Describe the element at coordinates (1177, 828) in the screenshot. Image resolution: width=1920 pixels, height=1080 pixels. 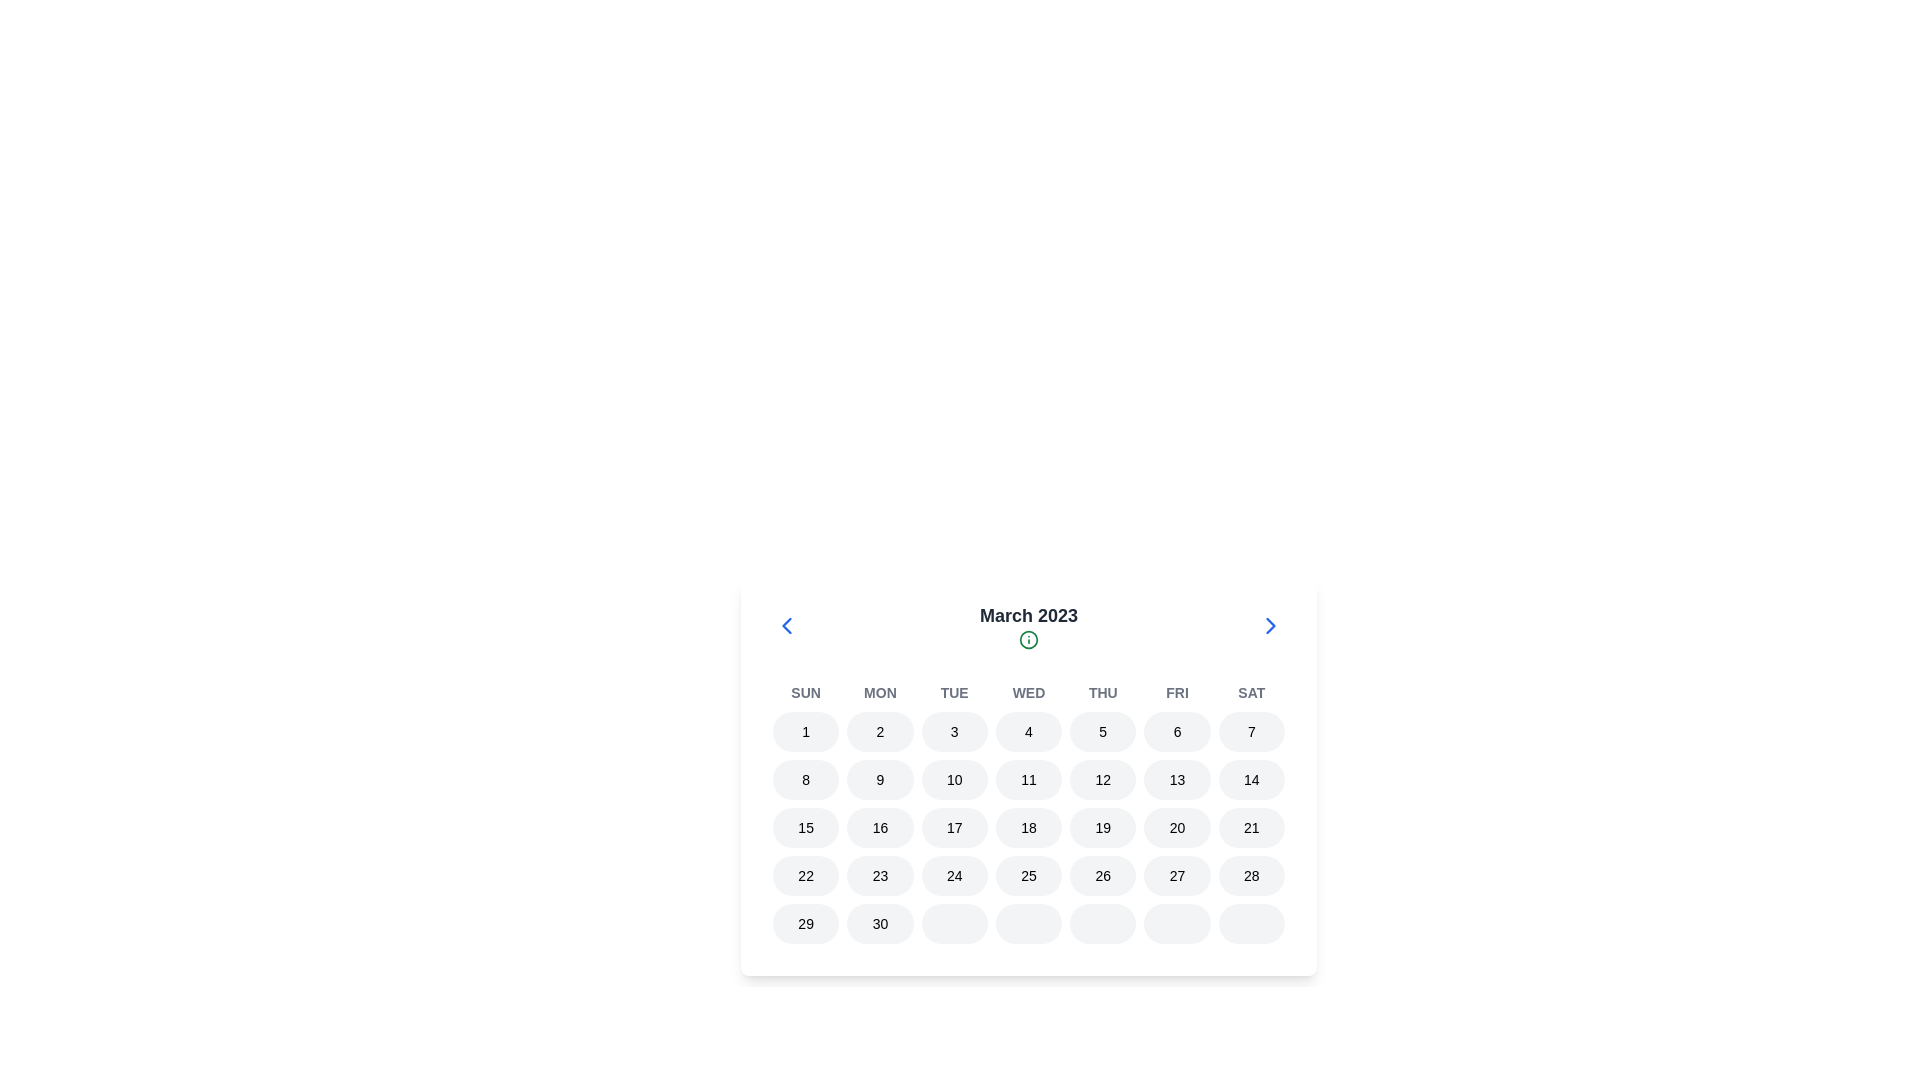
I see `the button representing the date '20' in the calendar interface` at that location.